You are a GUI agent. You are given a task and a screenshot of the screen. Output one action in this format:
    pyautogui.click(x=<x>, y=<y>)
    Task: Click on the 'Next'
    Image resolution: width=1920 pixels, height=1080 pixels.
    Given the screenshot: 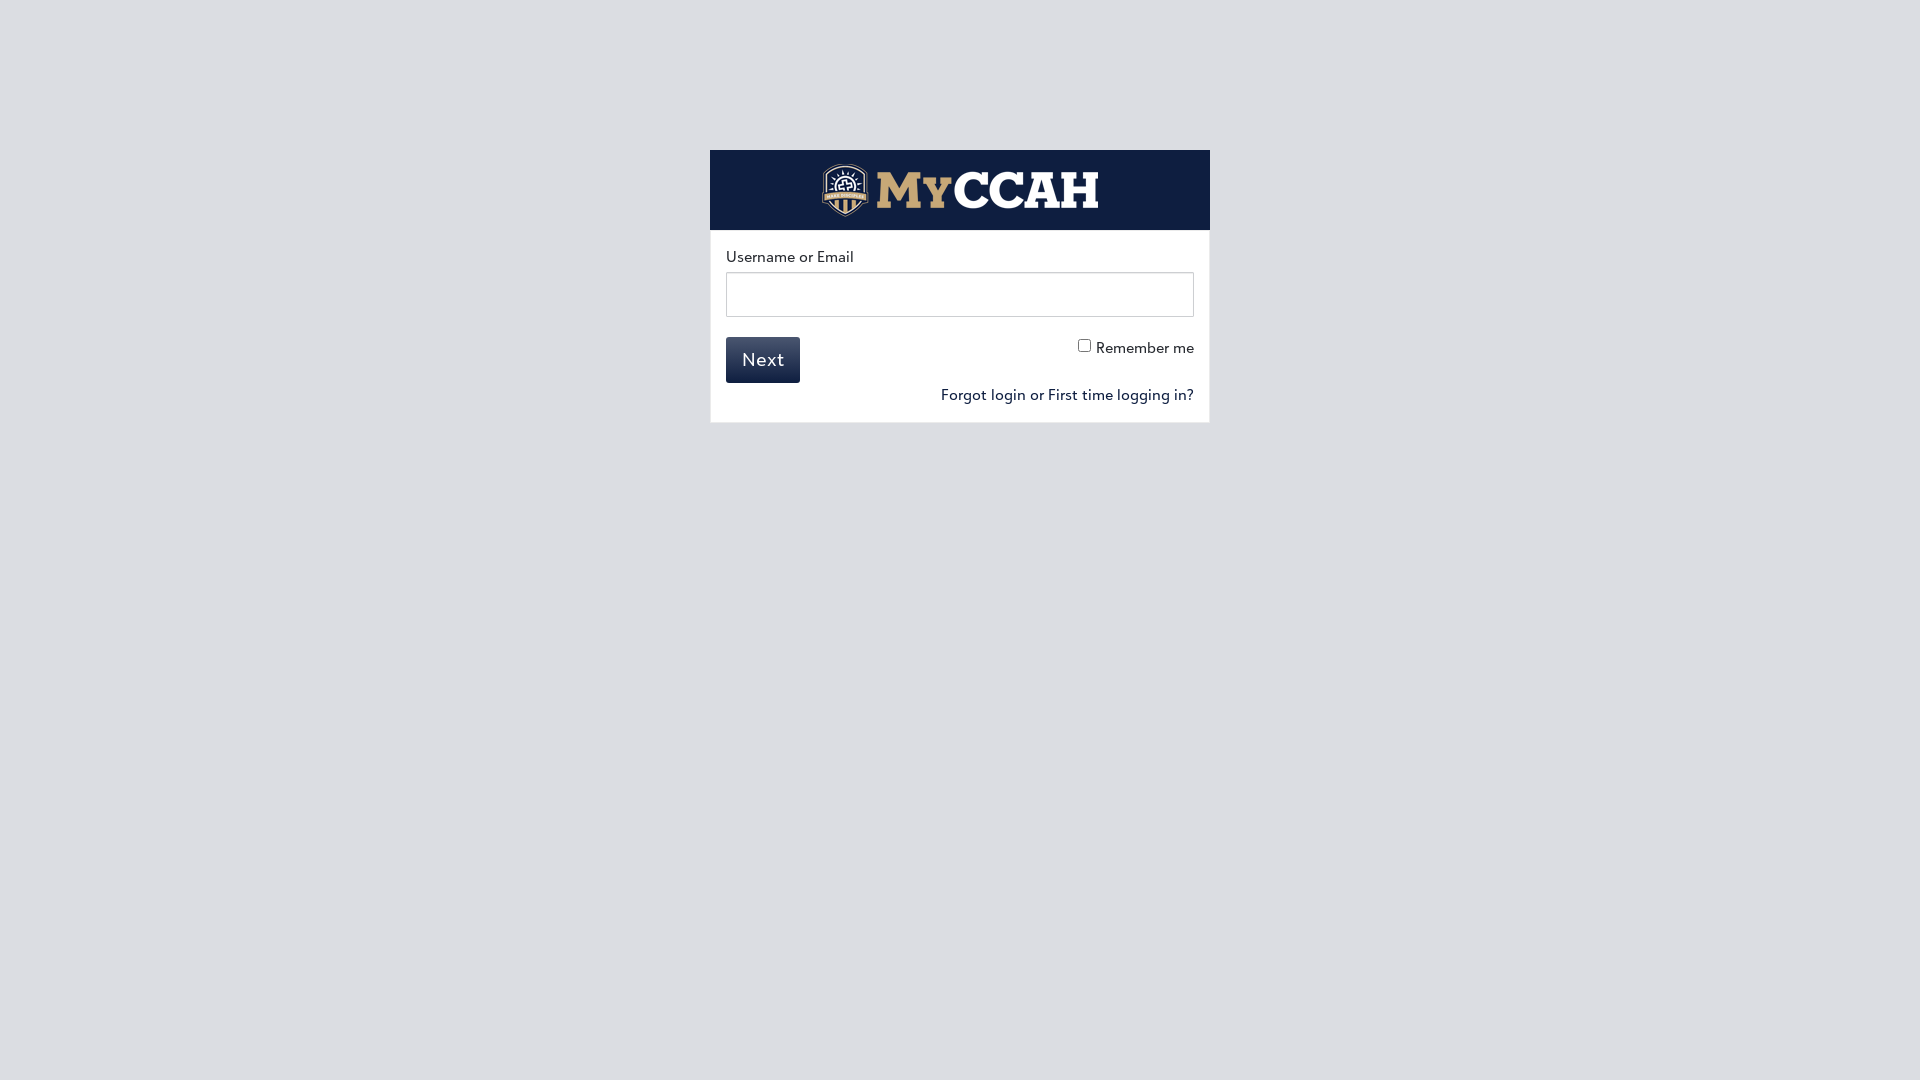 What is the action you would take?
    pyautogui.click(x=762, y=358)
    